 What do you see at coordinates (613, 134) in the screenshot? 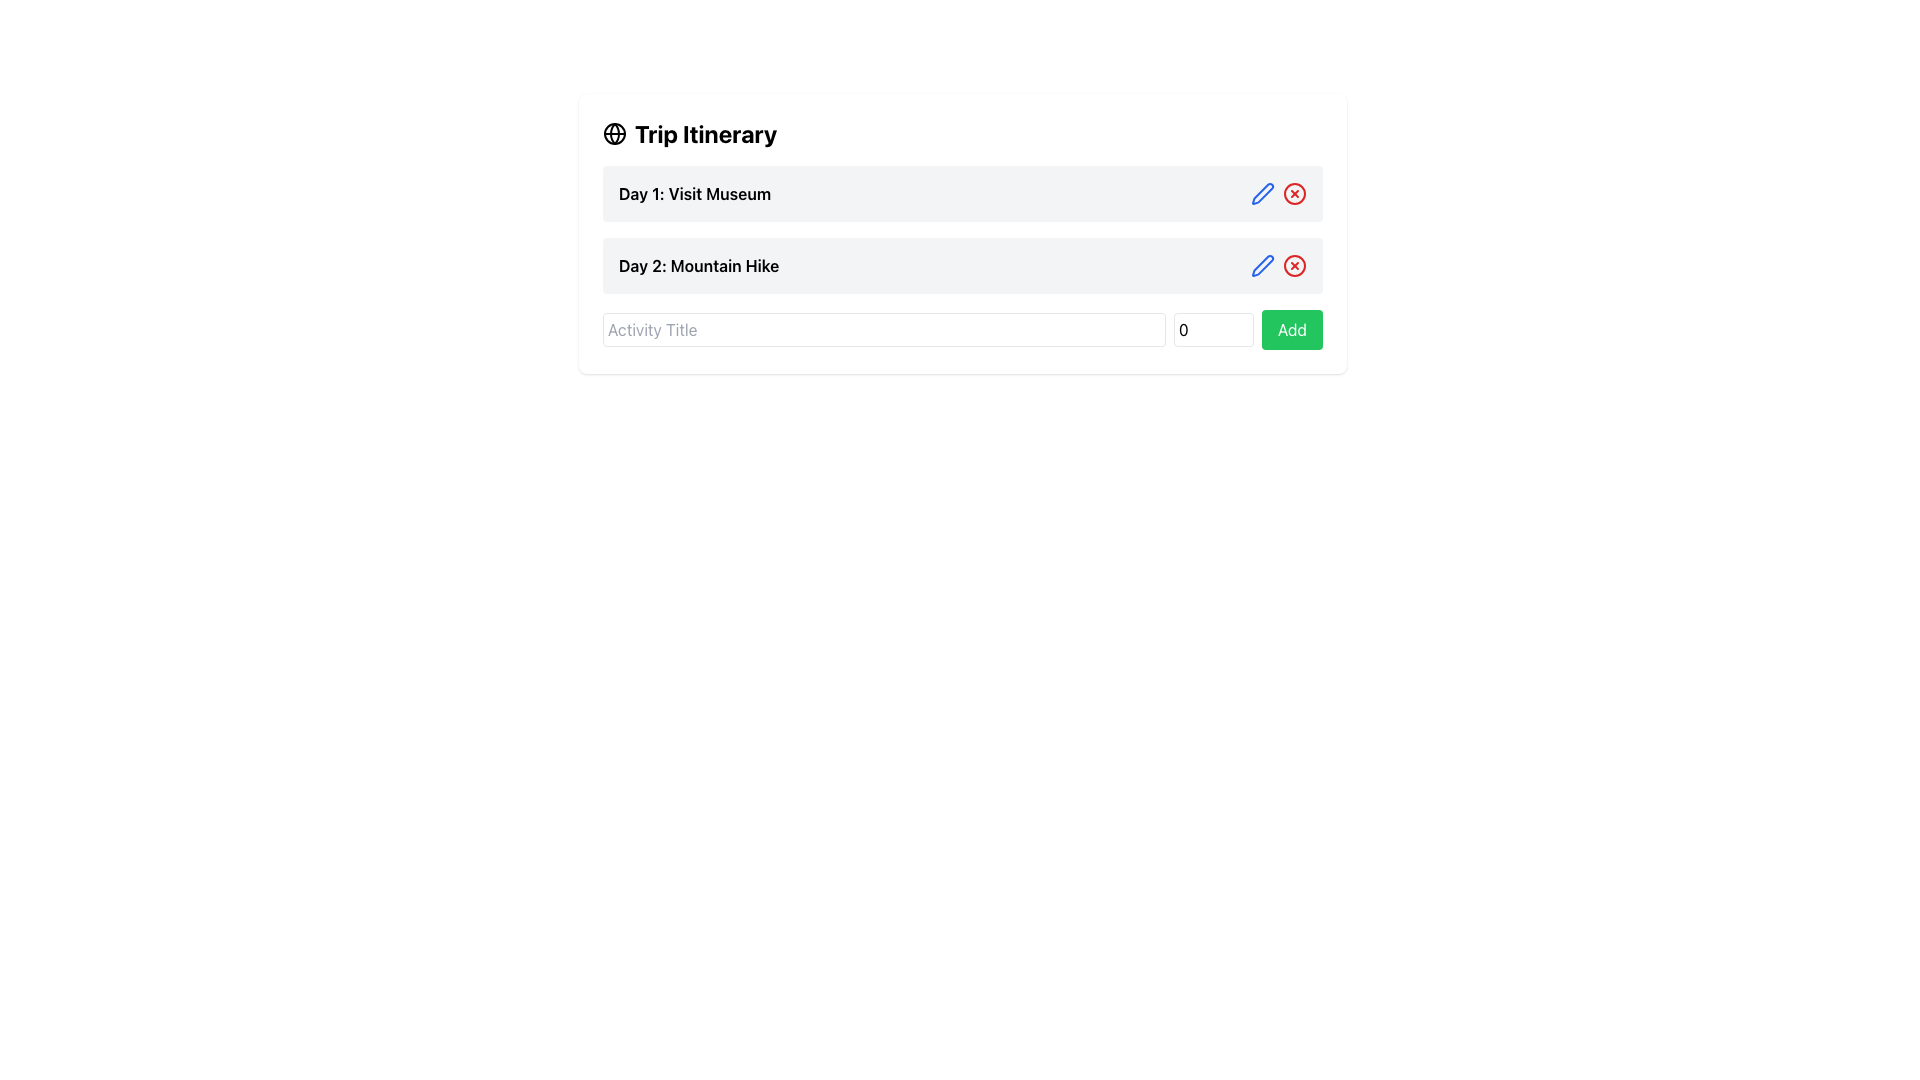
I see `the globe icon located in the top left corner of the 'Trip Itinerary' header by moving the cursor to its center point` at bounding box center [613, 134].